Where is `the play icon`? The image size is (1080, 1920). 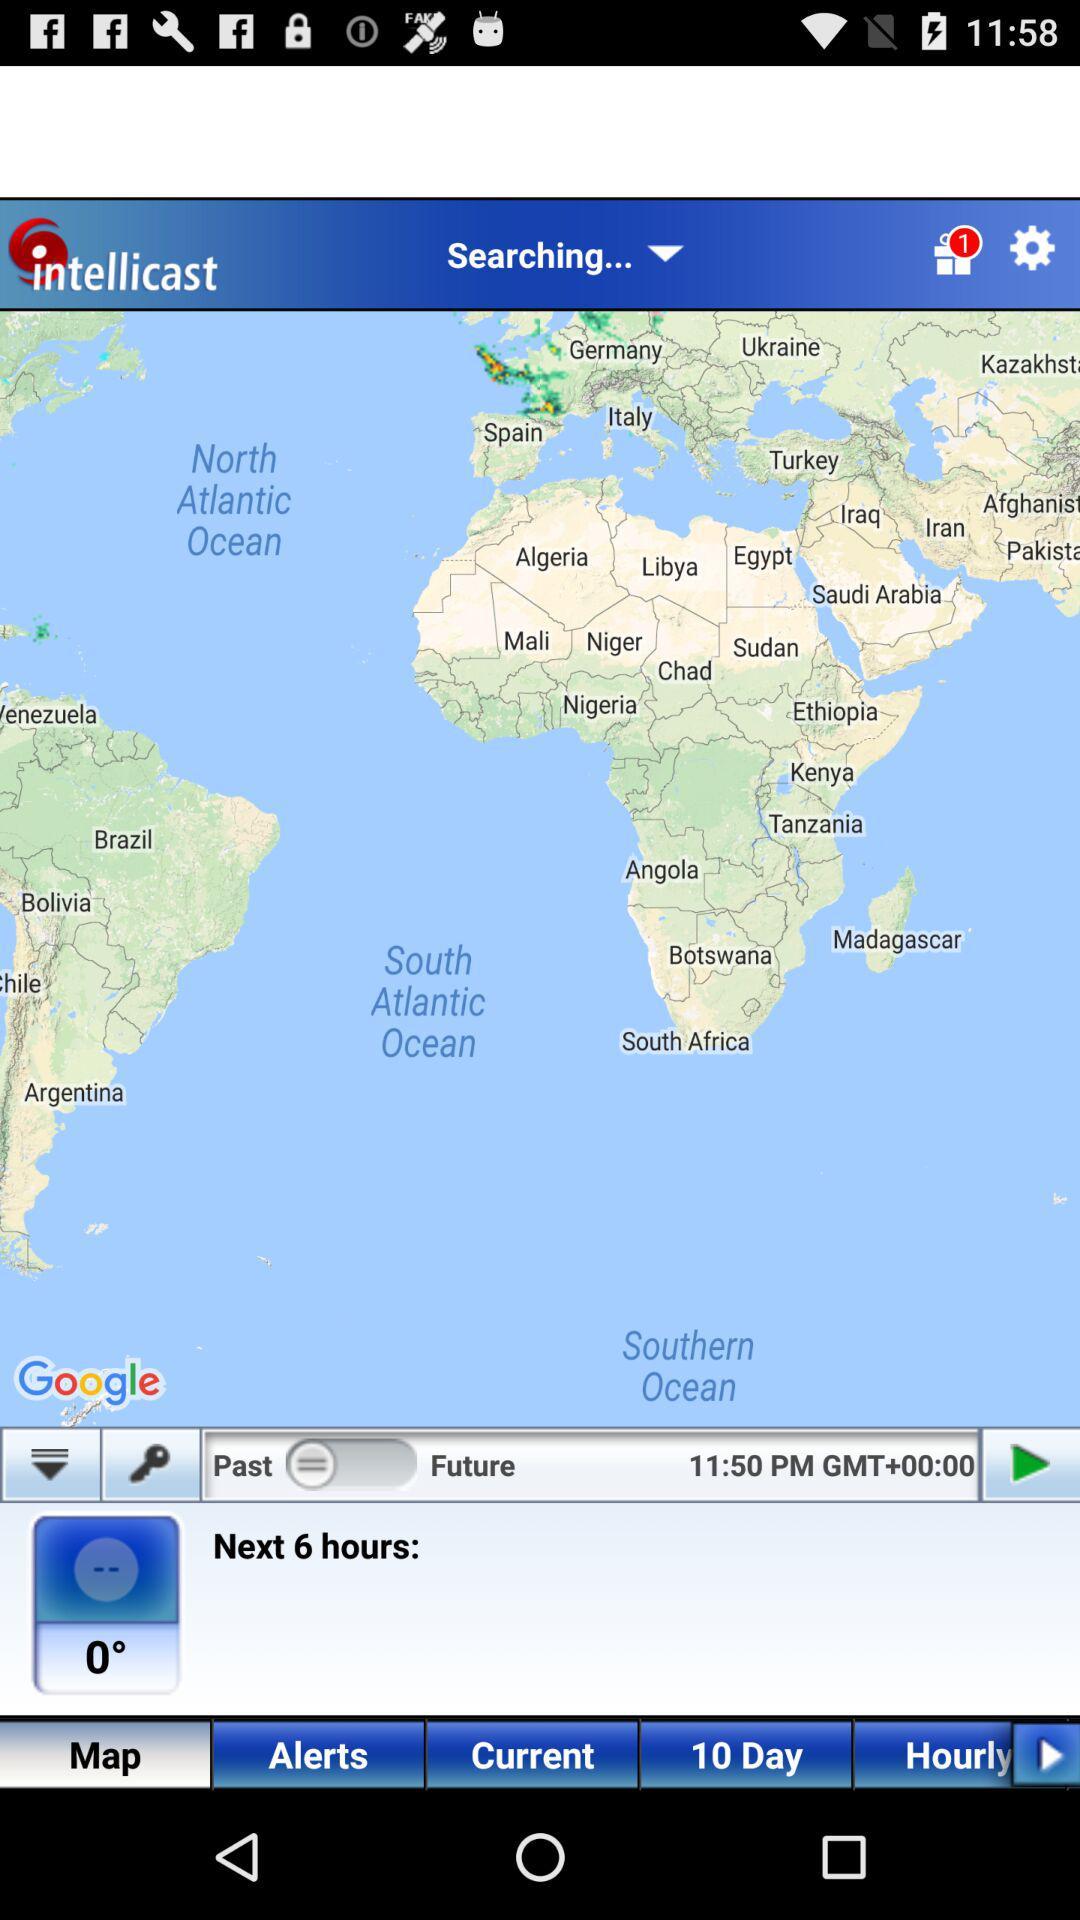
the play icon is located at coordinates (1028, 1876).